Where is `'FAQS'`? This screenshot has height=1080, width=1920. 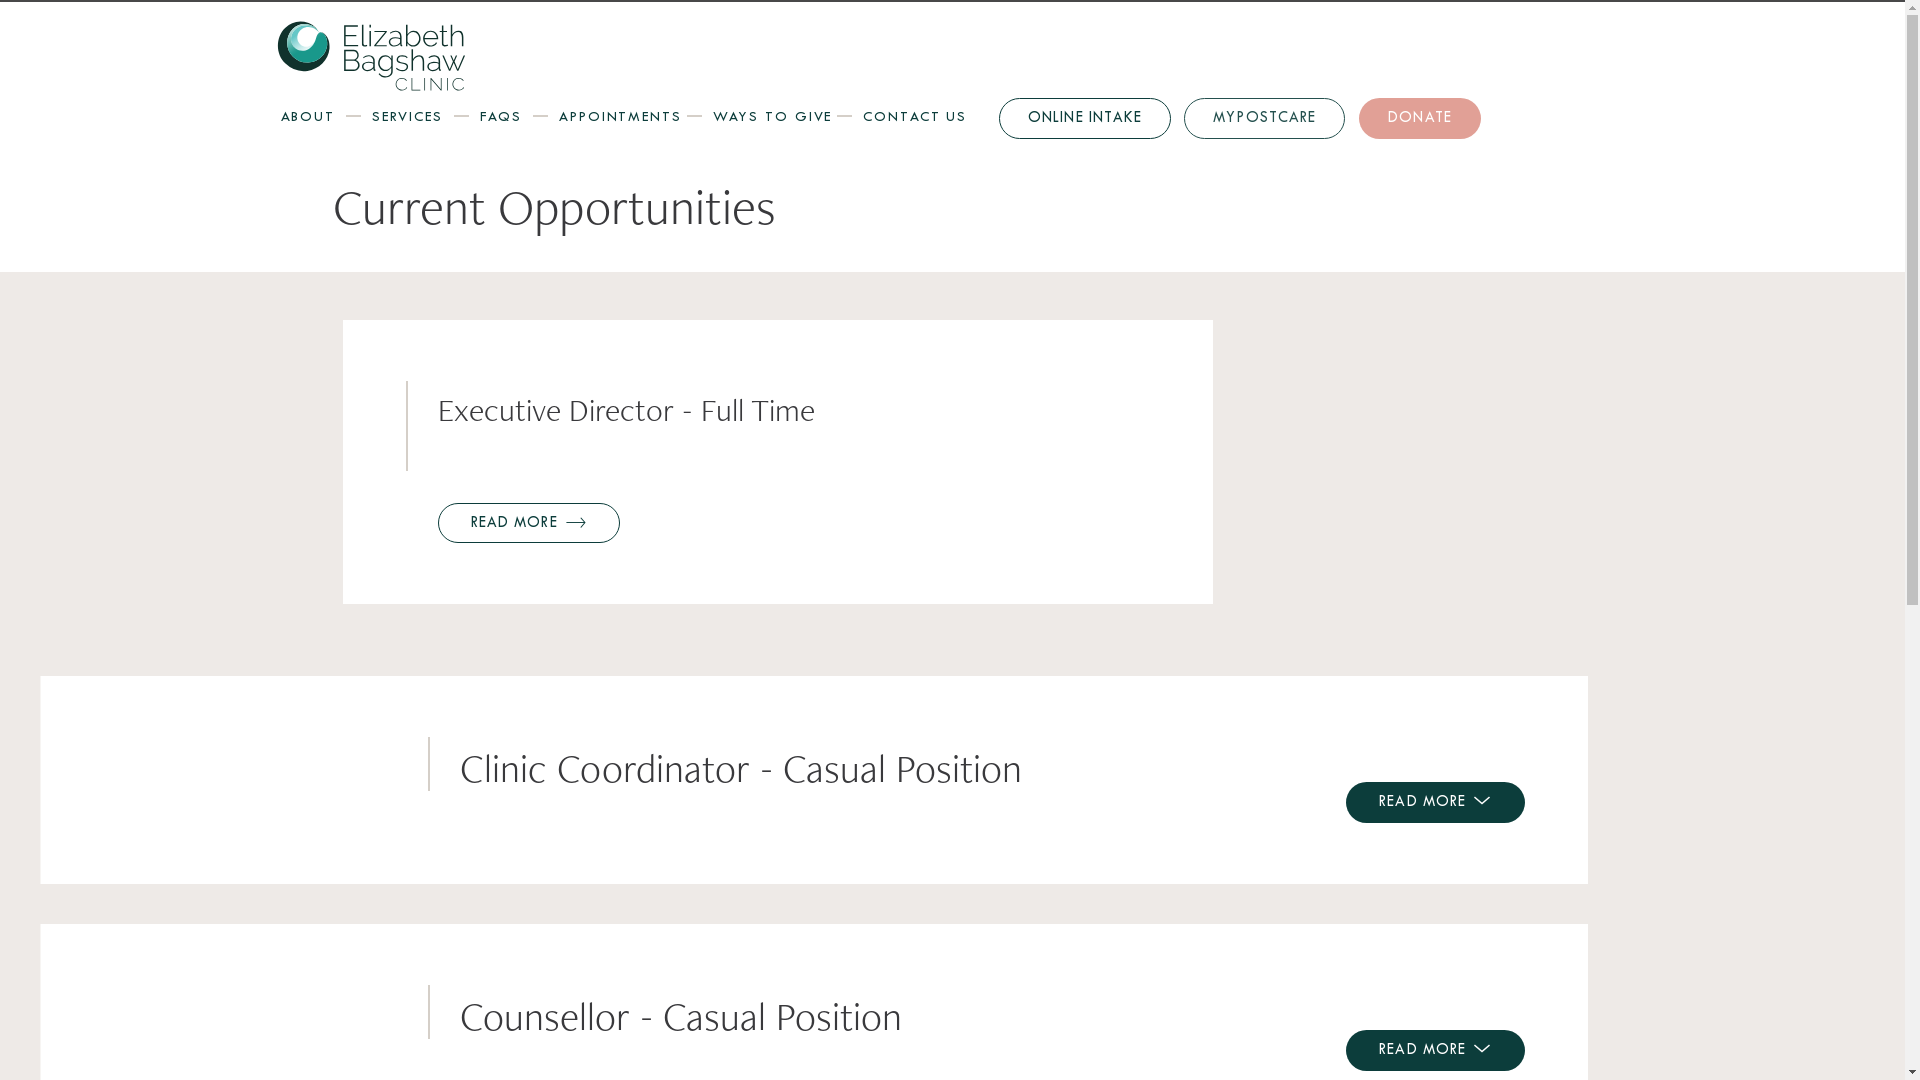
'FAQS' is located at coordinates (501, 118).